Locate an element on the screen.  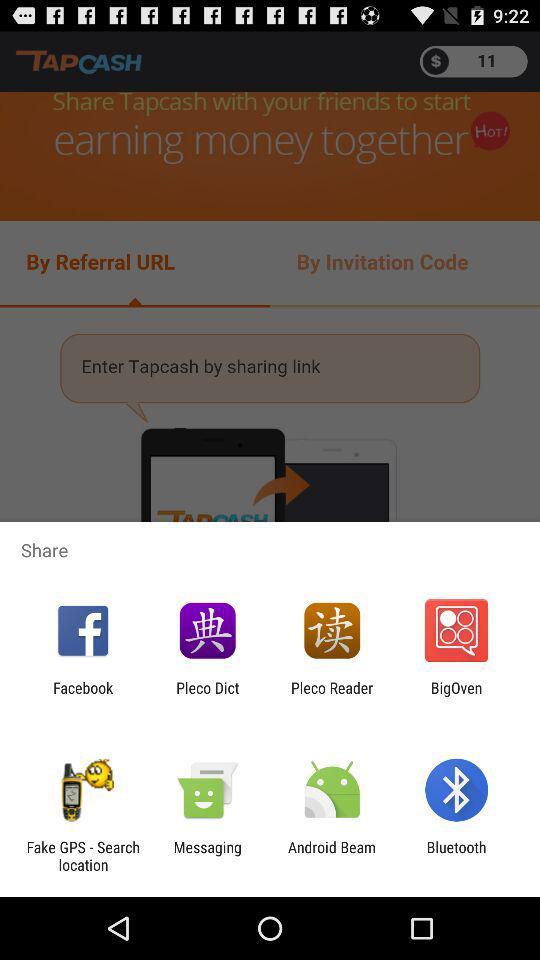
the icon to the right of fake gps search icon is located at coordinates (206, 855).